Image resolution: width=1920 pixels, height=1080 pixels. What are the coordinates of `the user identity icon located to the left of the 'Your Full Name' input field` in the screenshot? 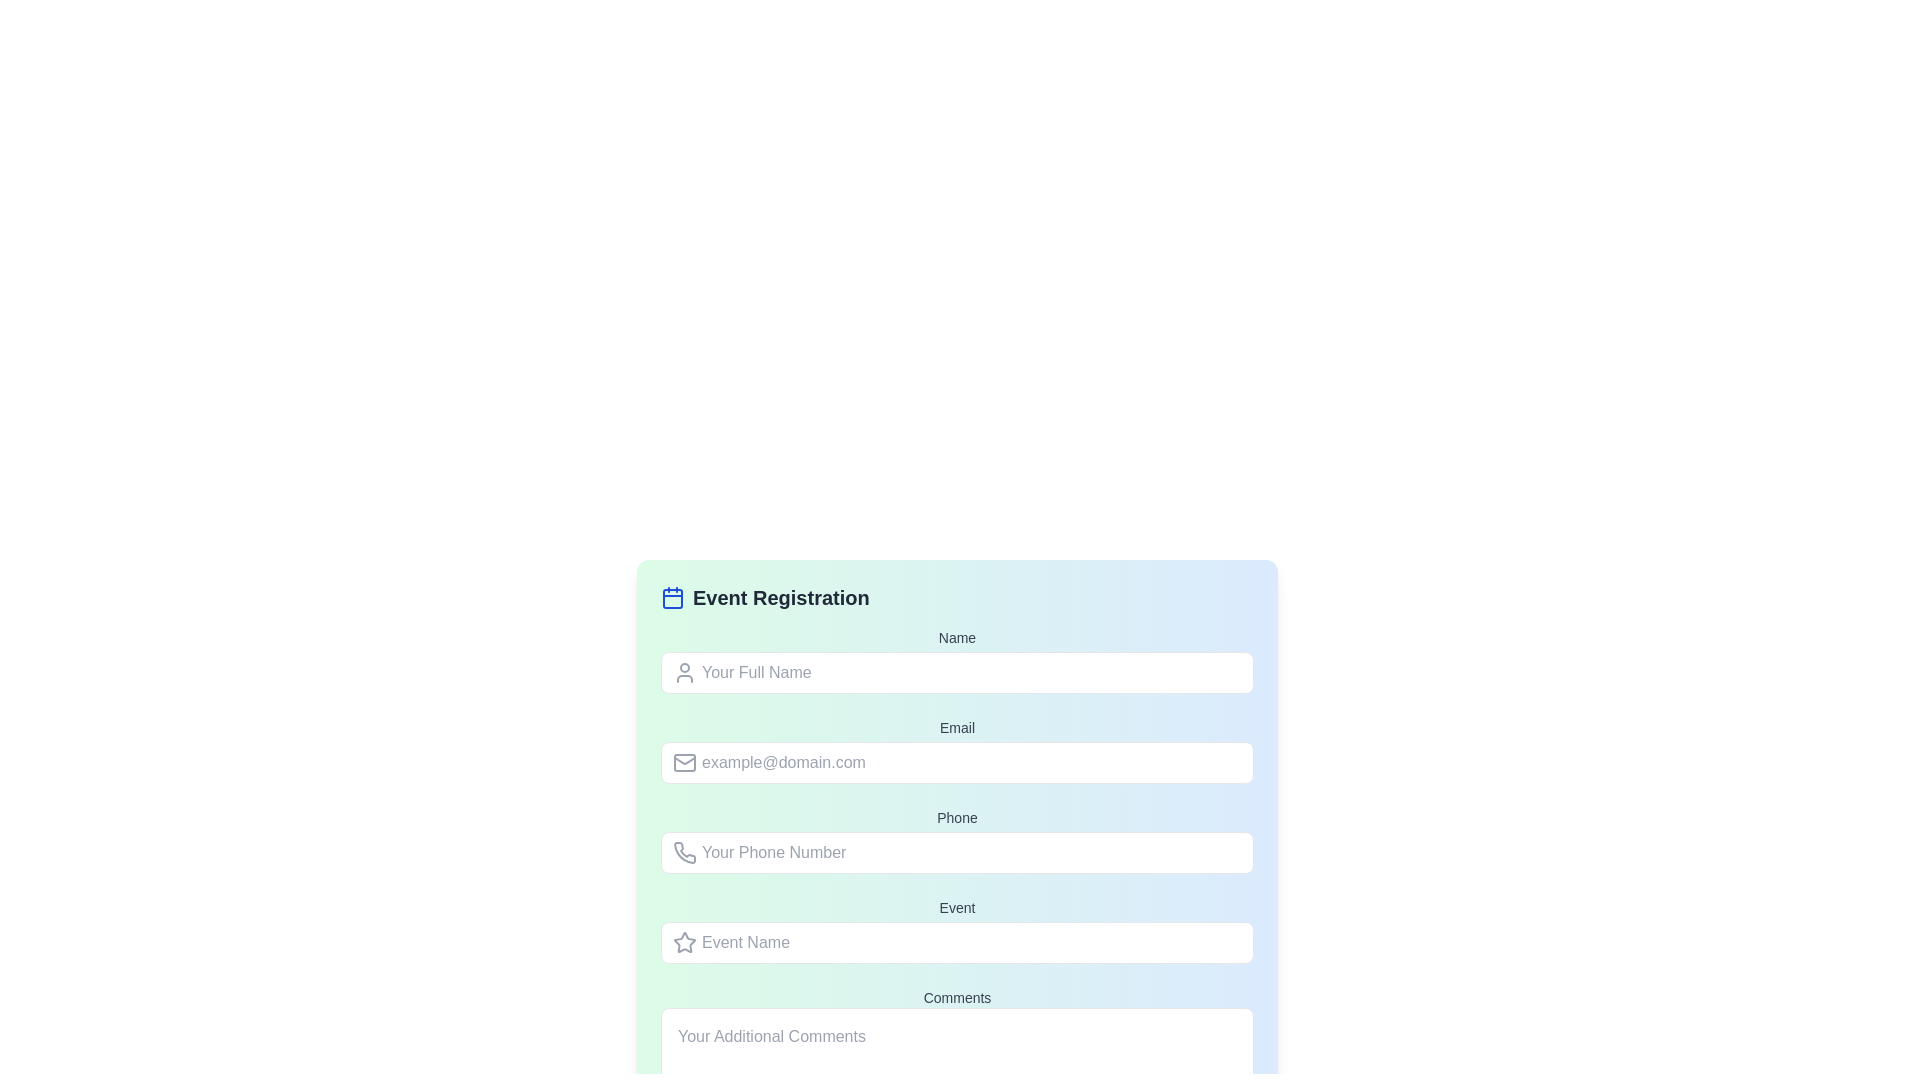 It's located at (685, 672).